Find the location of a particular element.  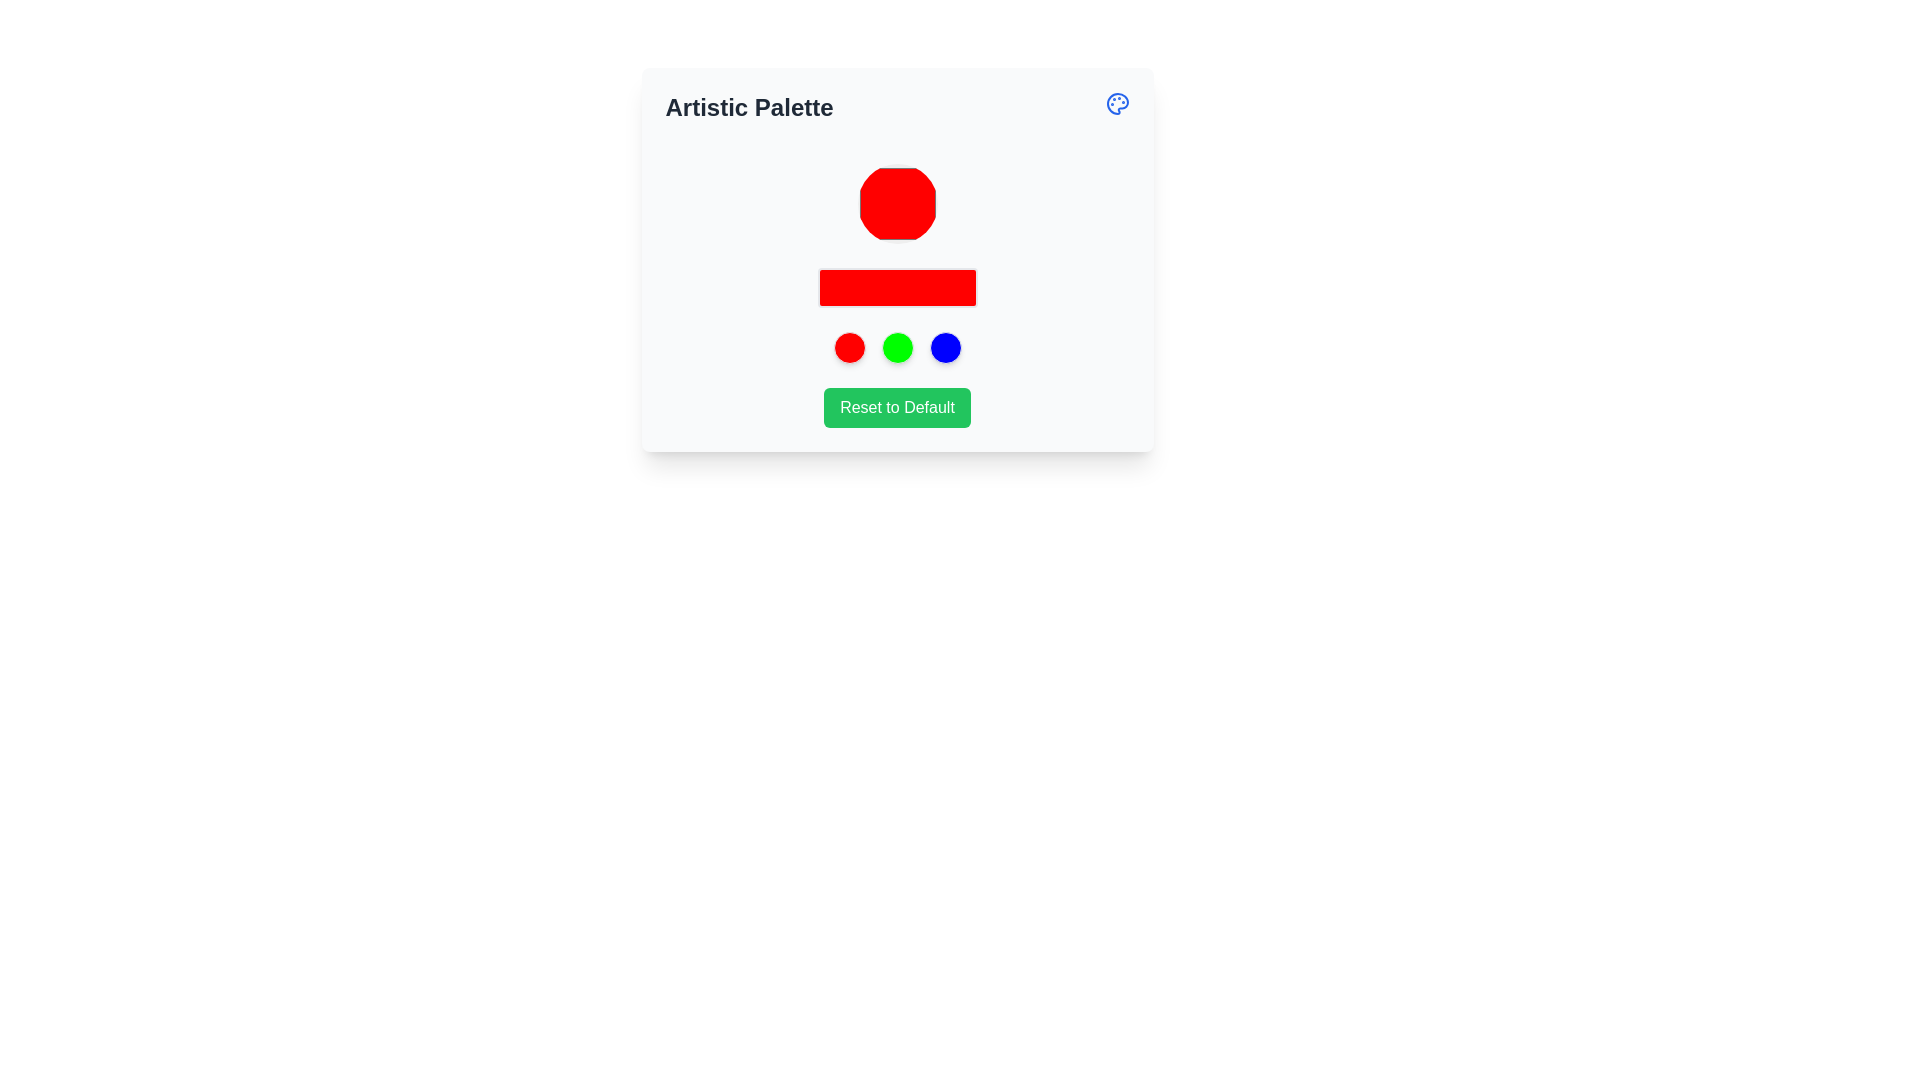

the green circular button from the center of the group of three circular buttons in the 'Artistic Palette' card is located at coordinates (896, 346).